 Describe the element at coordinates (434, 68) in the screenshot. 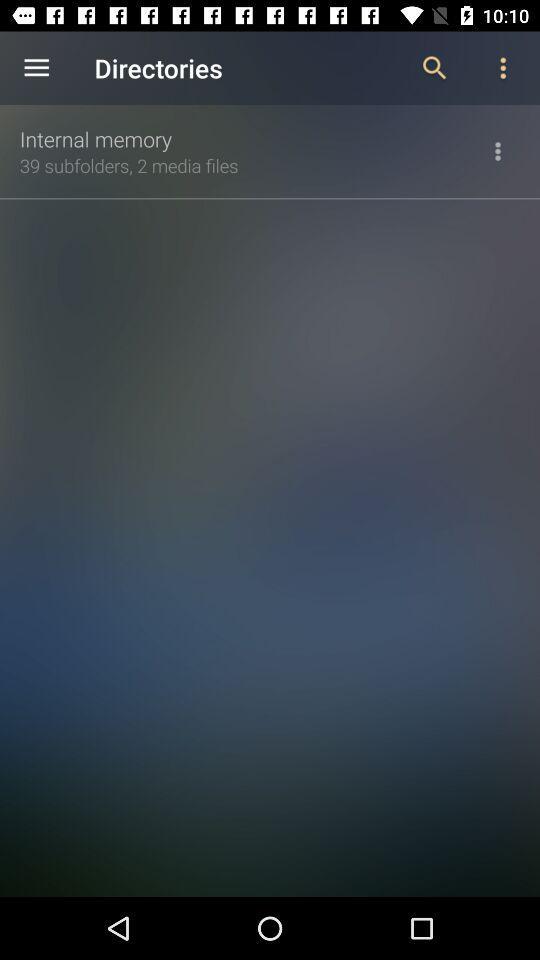

I see `the icon to the right of the directories` at that location.